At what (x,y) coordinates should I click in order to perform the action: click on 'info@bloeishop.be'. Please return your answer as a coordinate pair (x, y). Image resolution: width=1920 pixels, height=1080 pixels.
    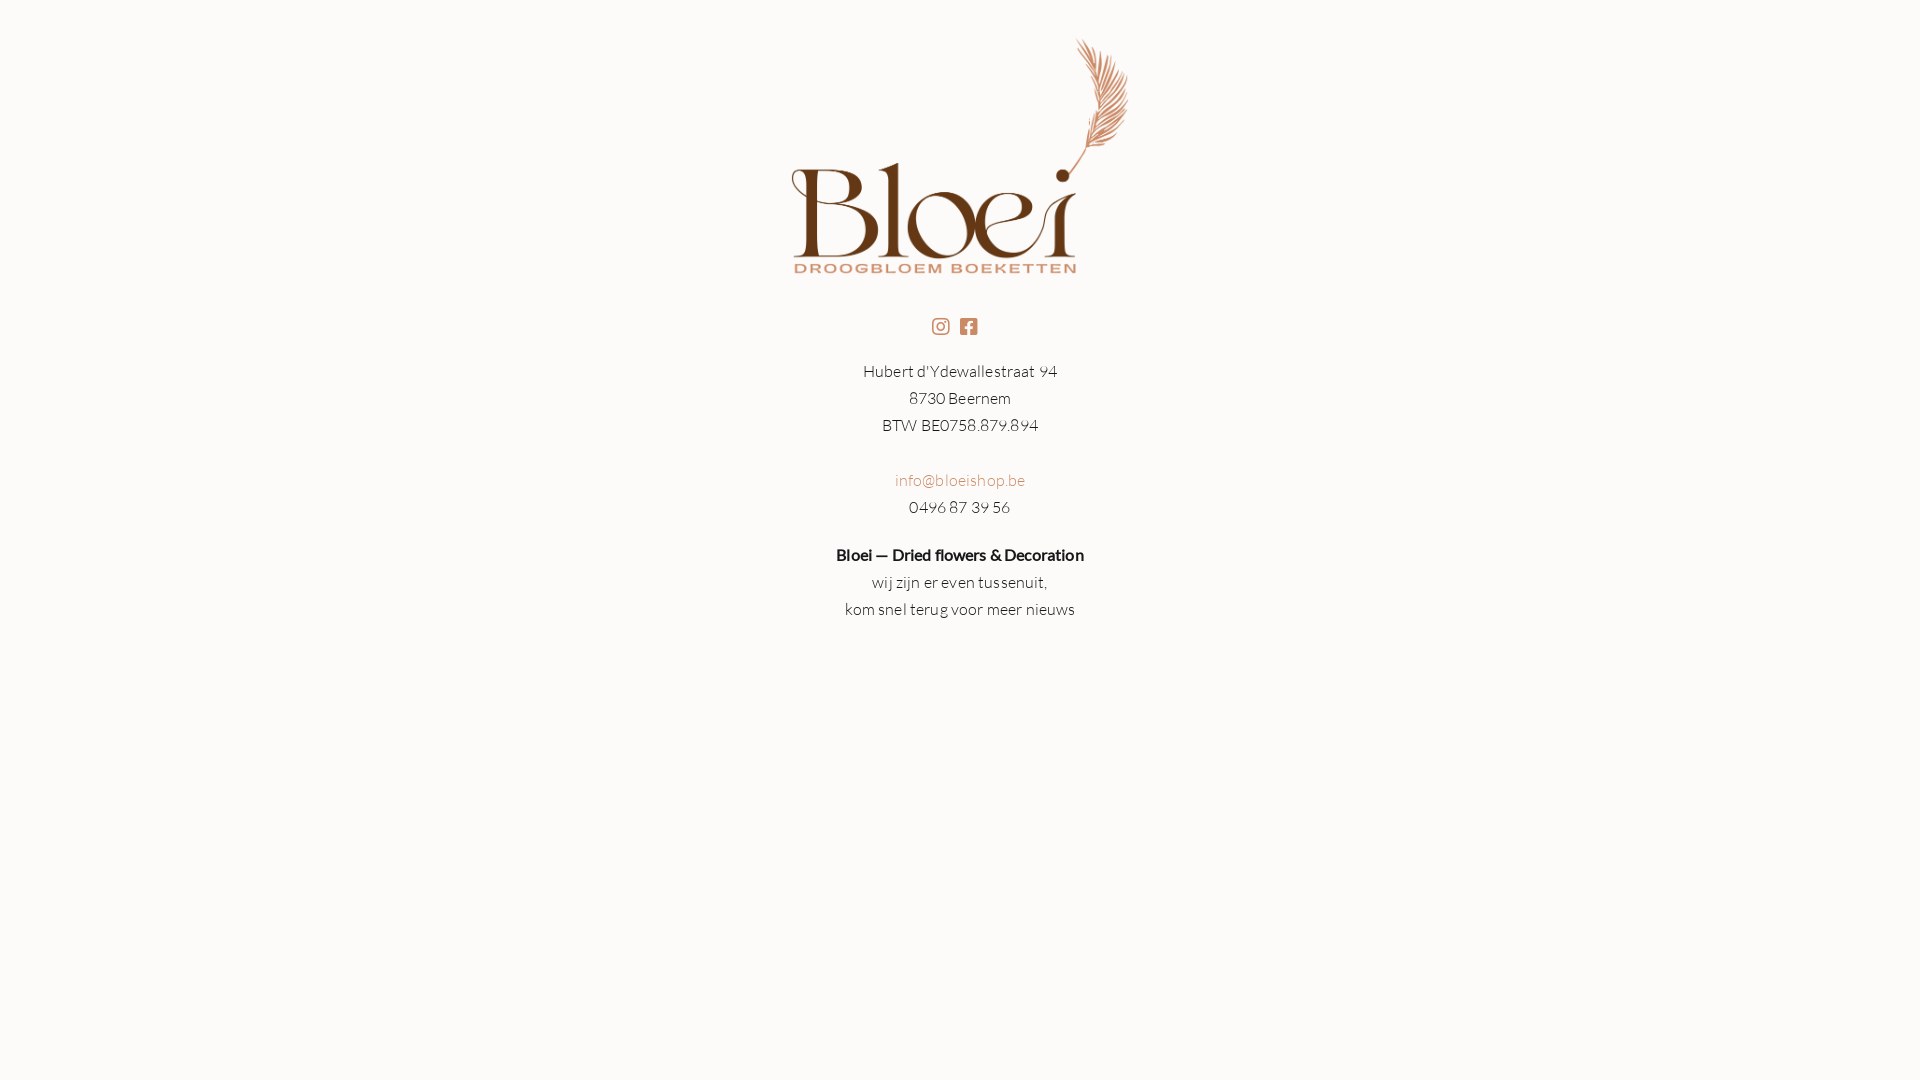
    Looking at the image, I should click on (960, 479).